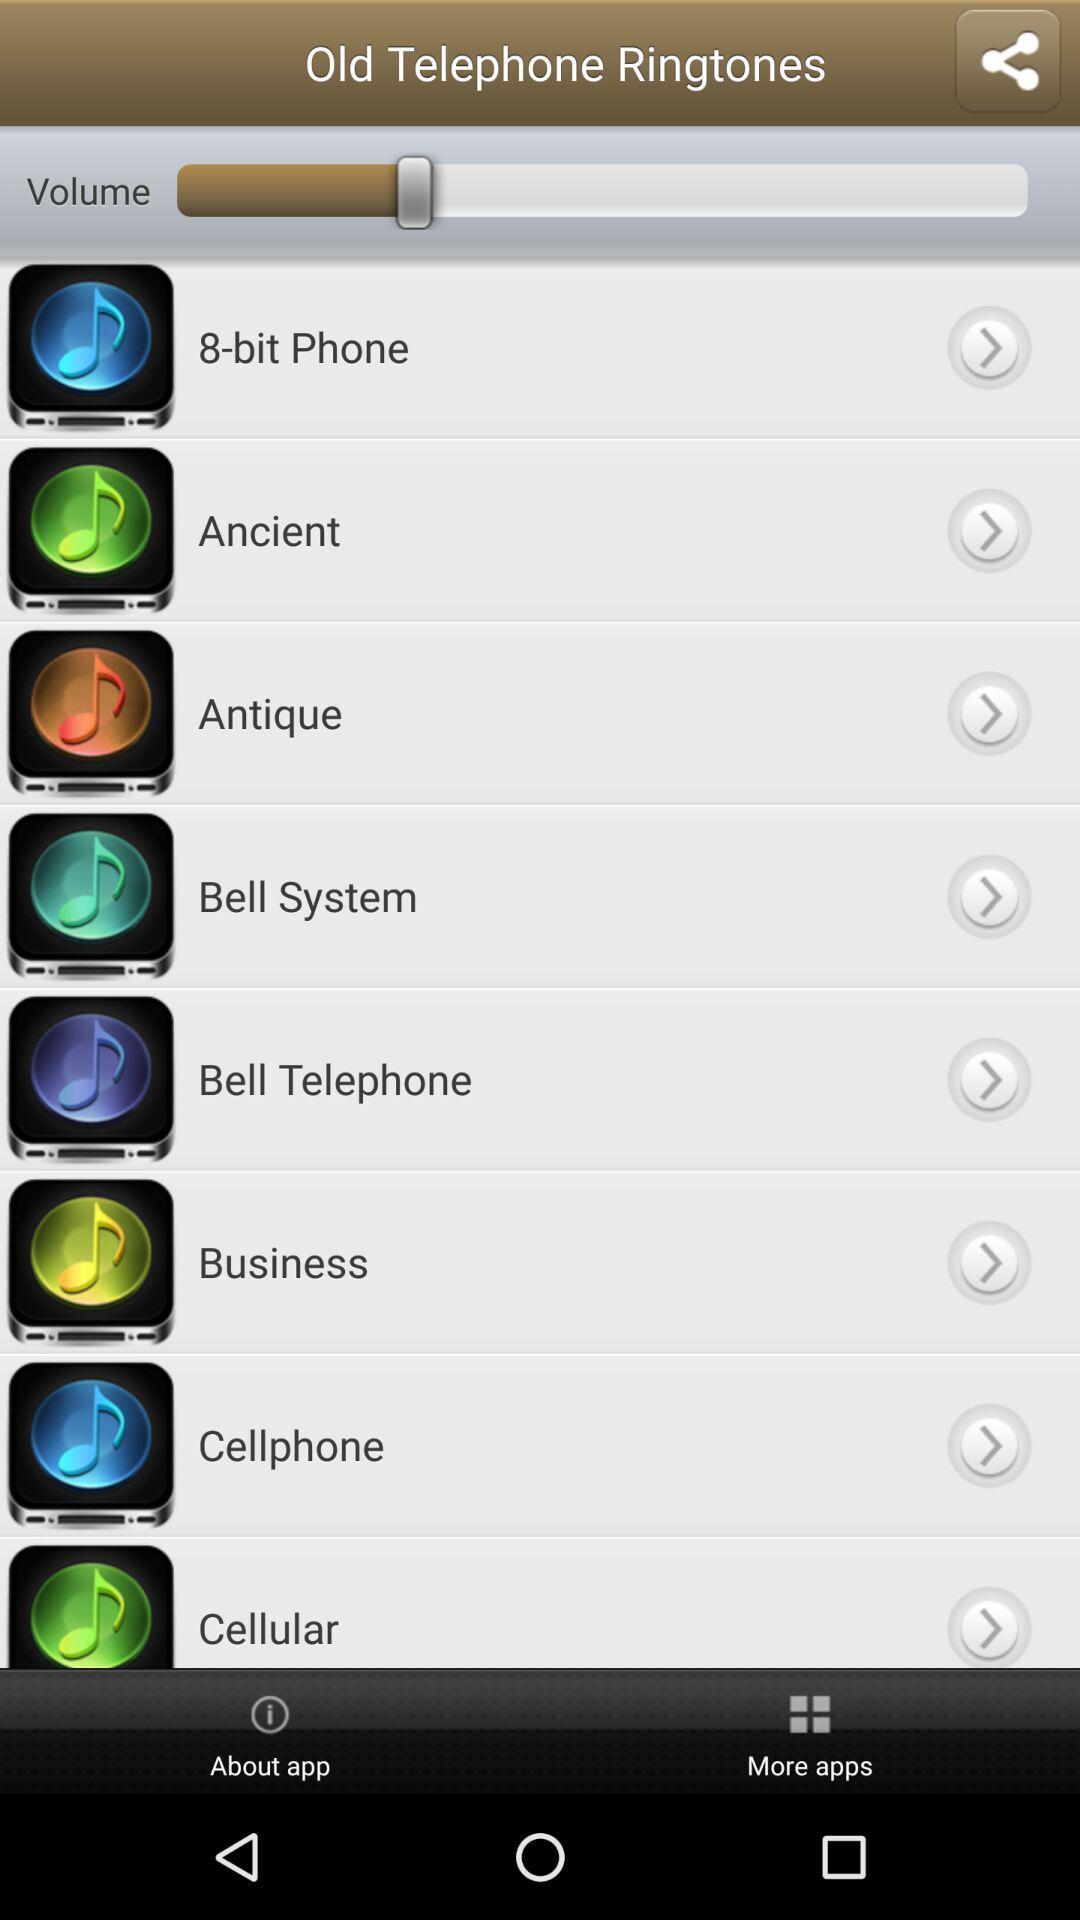  Describe the element at coordinates (987, 712) in the screenshot. I see `open button` at that location.